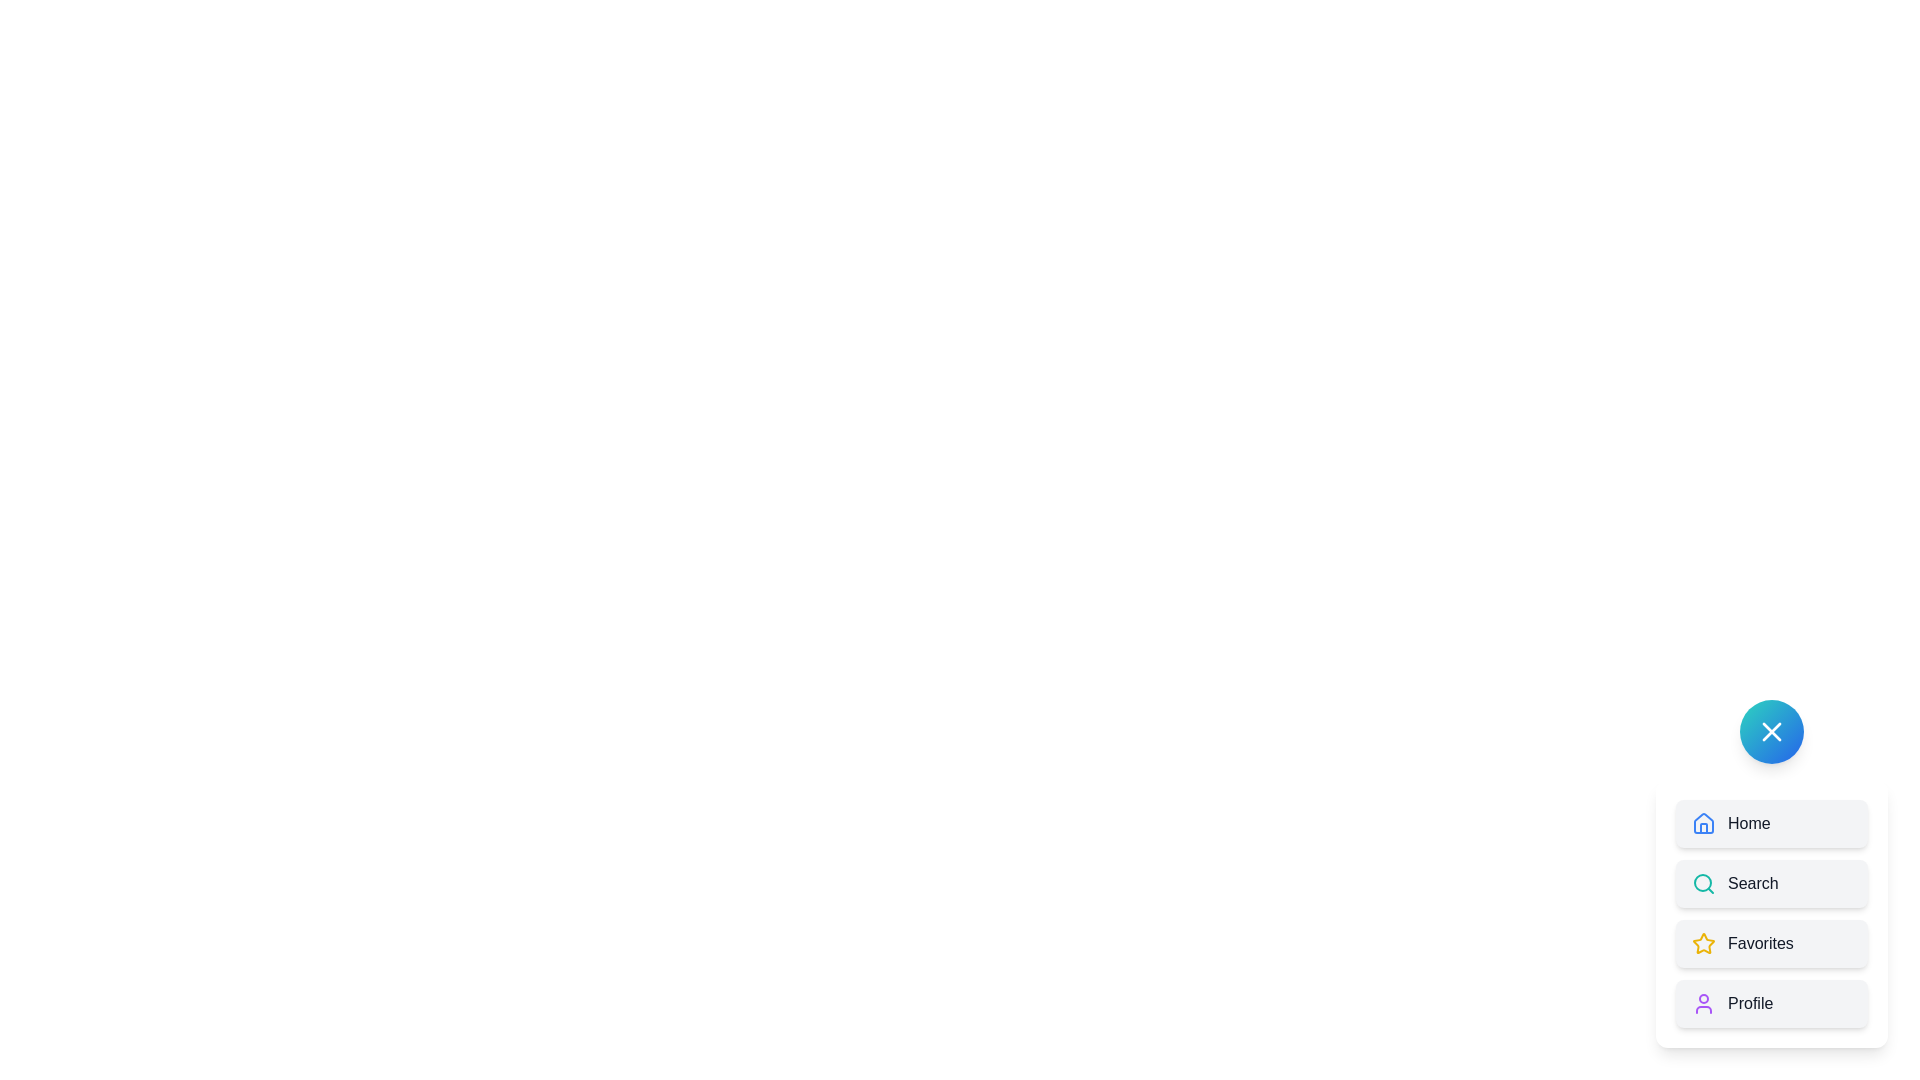 Image resolution: width=1920 pixels, height=1080 pixels. Describe the element at coordinates (1703, 943) in the screenshot. I see `the Favorites icon located in the sidebar menu, positioned next to the 'Favorites' text label` at that location.